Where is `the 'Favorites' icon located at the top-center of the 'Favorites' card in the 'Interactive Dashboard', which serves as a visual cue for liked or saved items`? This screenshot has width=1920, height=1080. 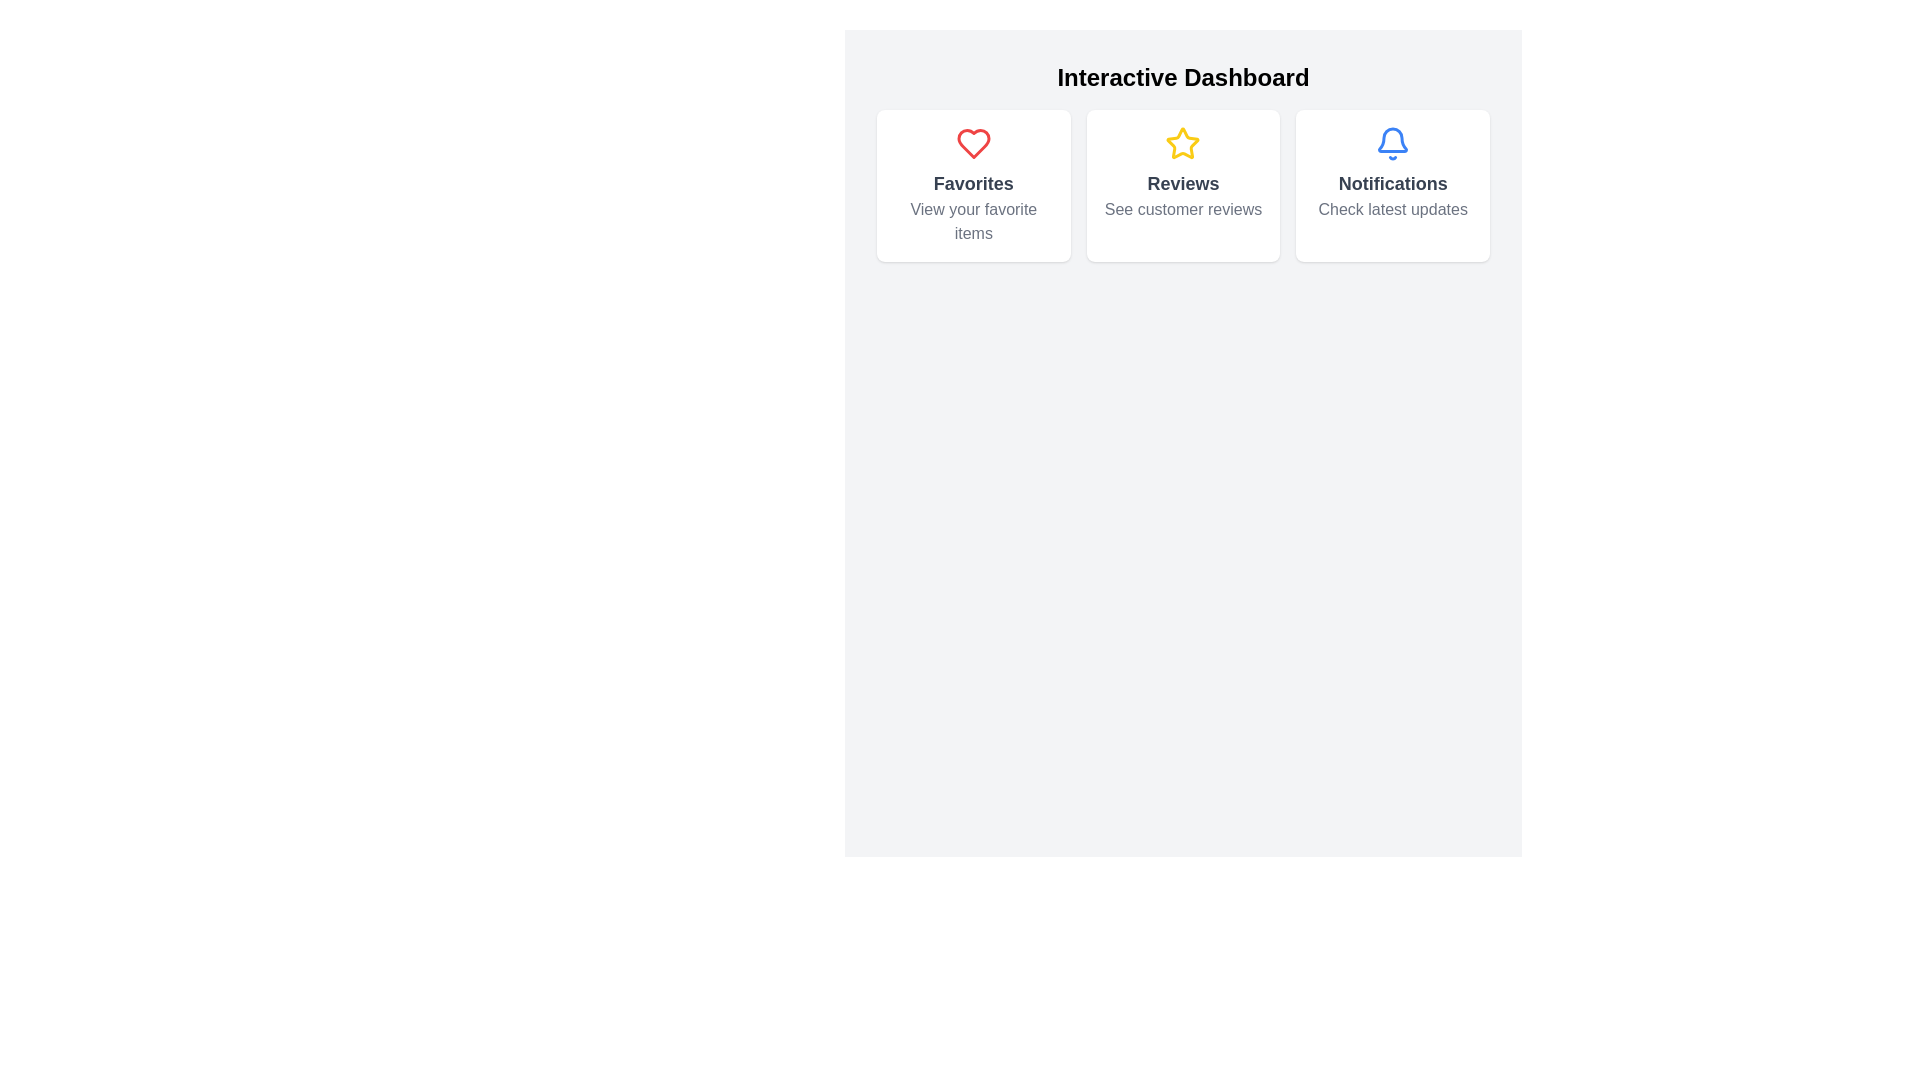 the 'Favorites' icon located at the top-center of the 'Favorites' card in the 'Interactive Dashboard', which serves as a visual cue for liked or saved items is located at coordinates (973, 142).